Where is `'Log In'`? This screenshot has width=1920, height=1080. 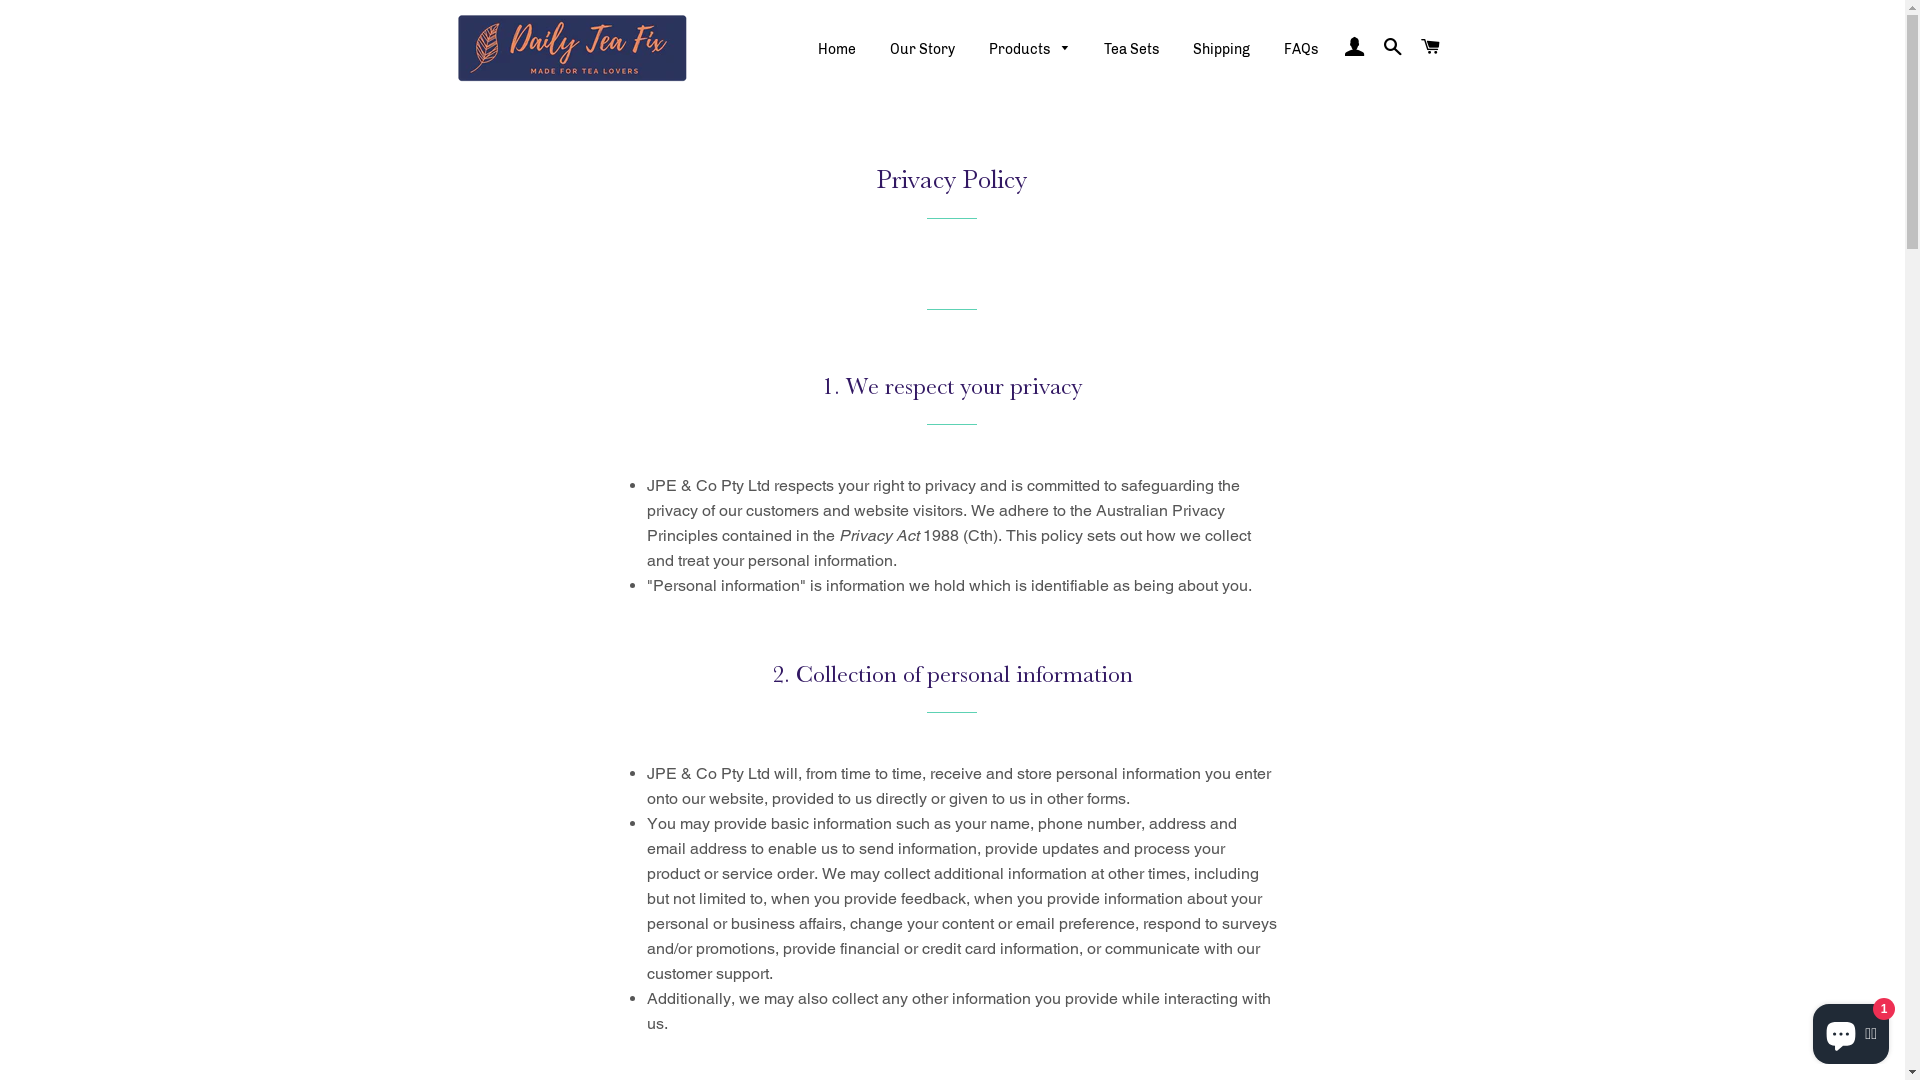 'Log In' is located at coordinates (1337, 46).